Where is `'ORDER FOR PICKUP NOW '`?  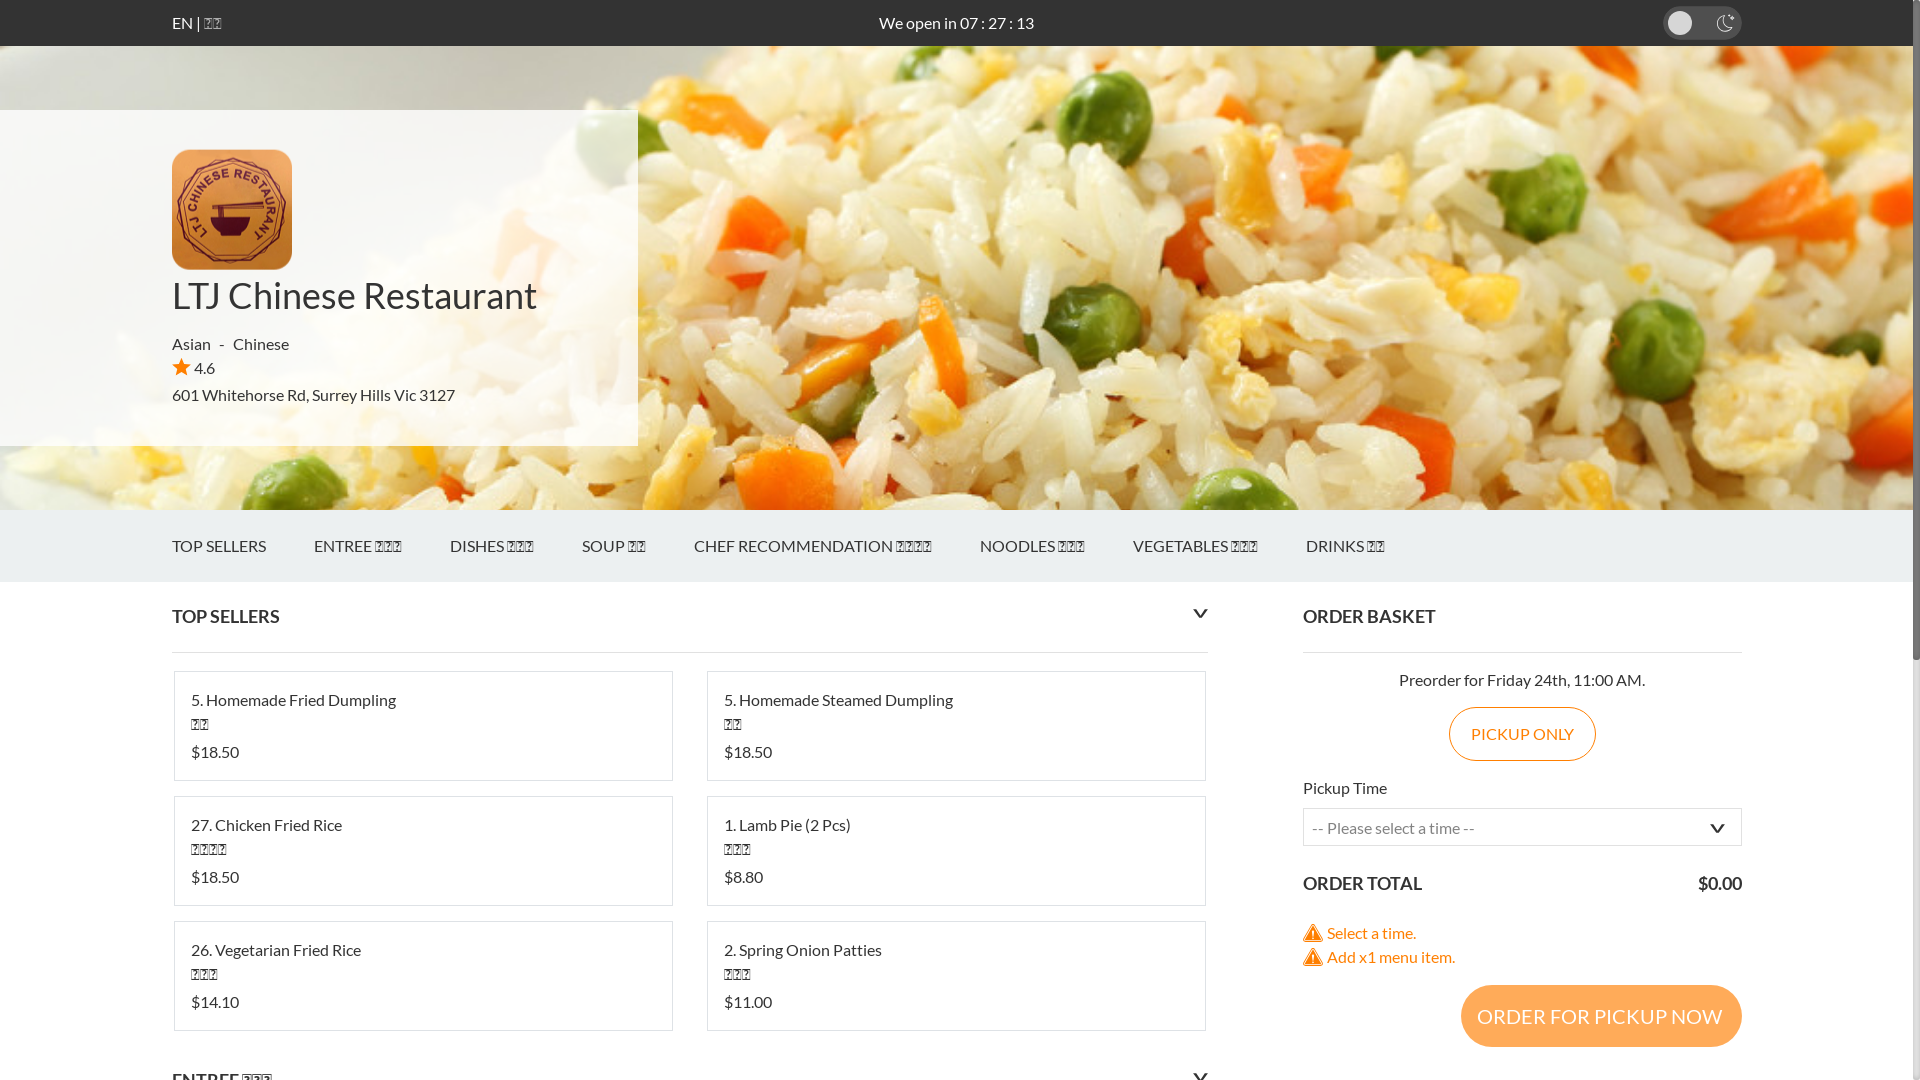 'ORDER FOR PICKUP NOW ' is located at coordinates (1600, 1015).